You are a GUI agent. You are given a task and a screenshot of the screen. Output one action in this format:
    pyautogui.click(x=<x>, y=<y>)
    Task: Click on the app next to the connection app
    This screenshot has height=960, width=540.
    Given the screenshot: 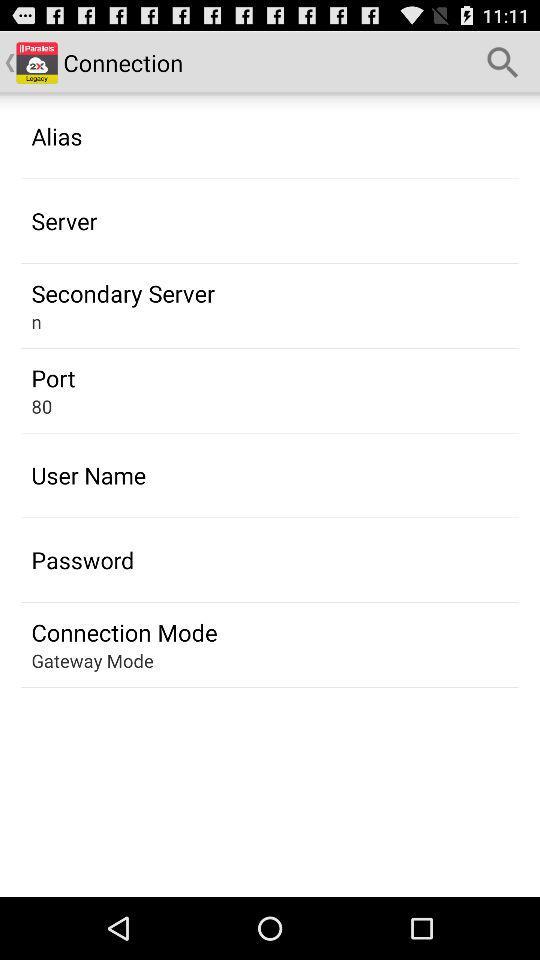 What is the action you would take?
    pyautogui.click(x=502, y=62)
    